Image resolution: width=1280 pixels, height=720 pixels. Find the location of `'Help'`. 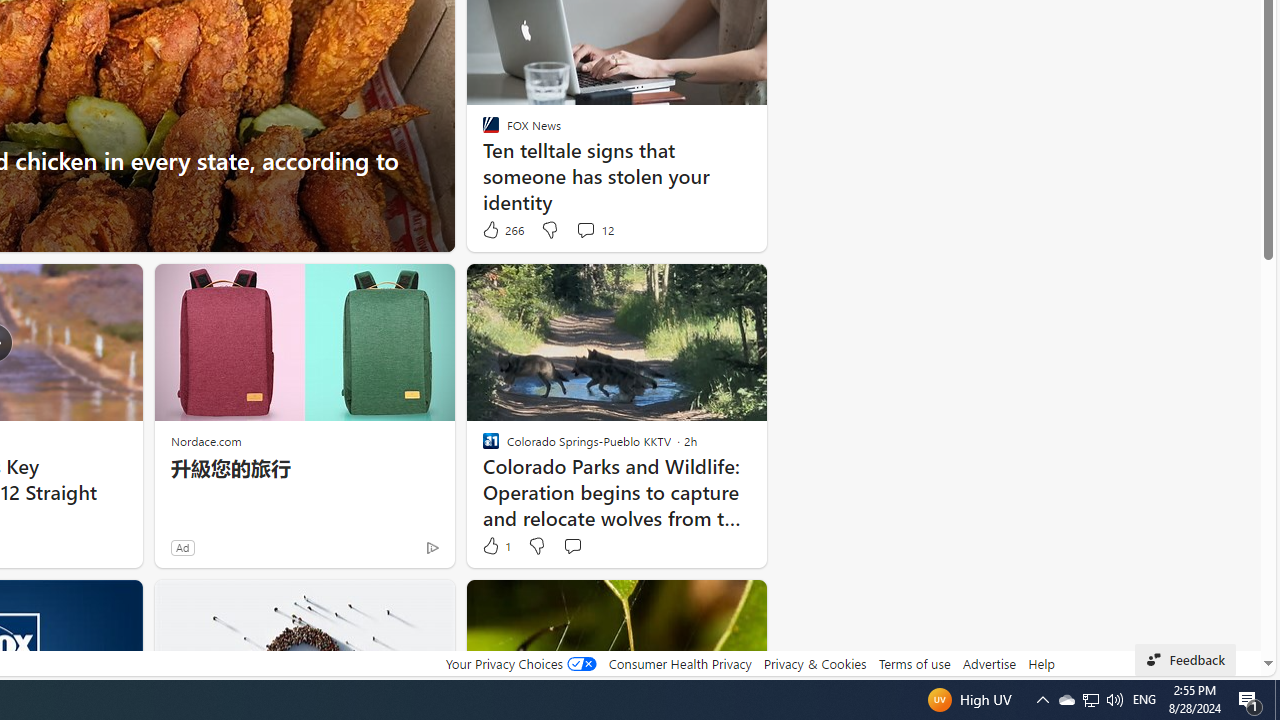

'Help' is located at coordinates (1040, 663).